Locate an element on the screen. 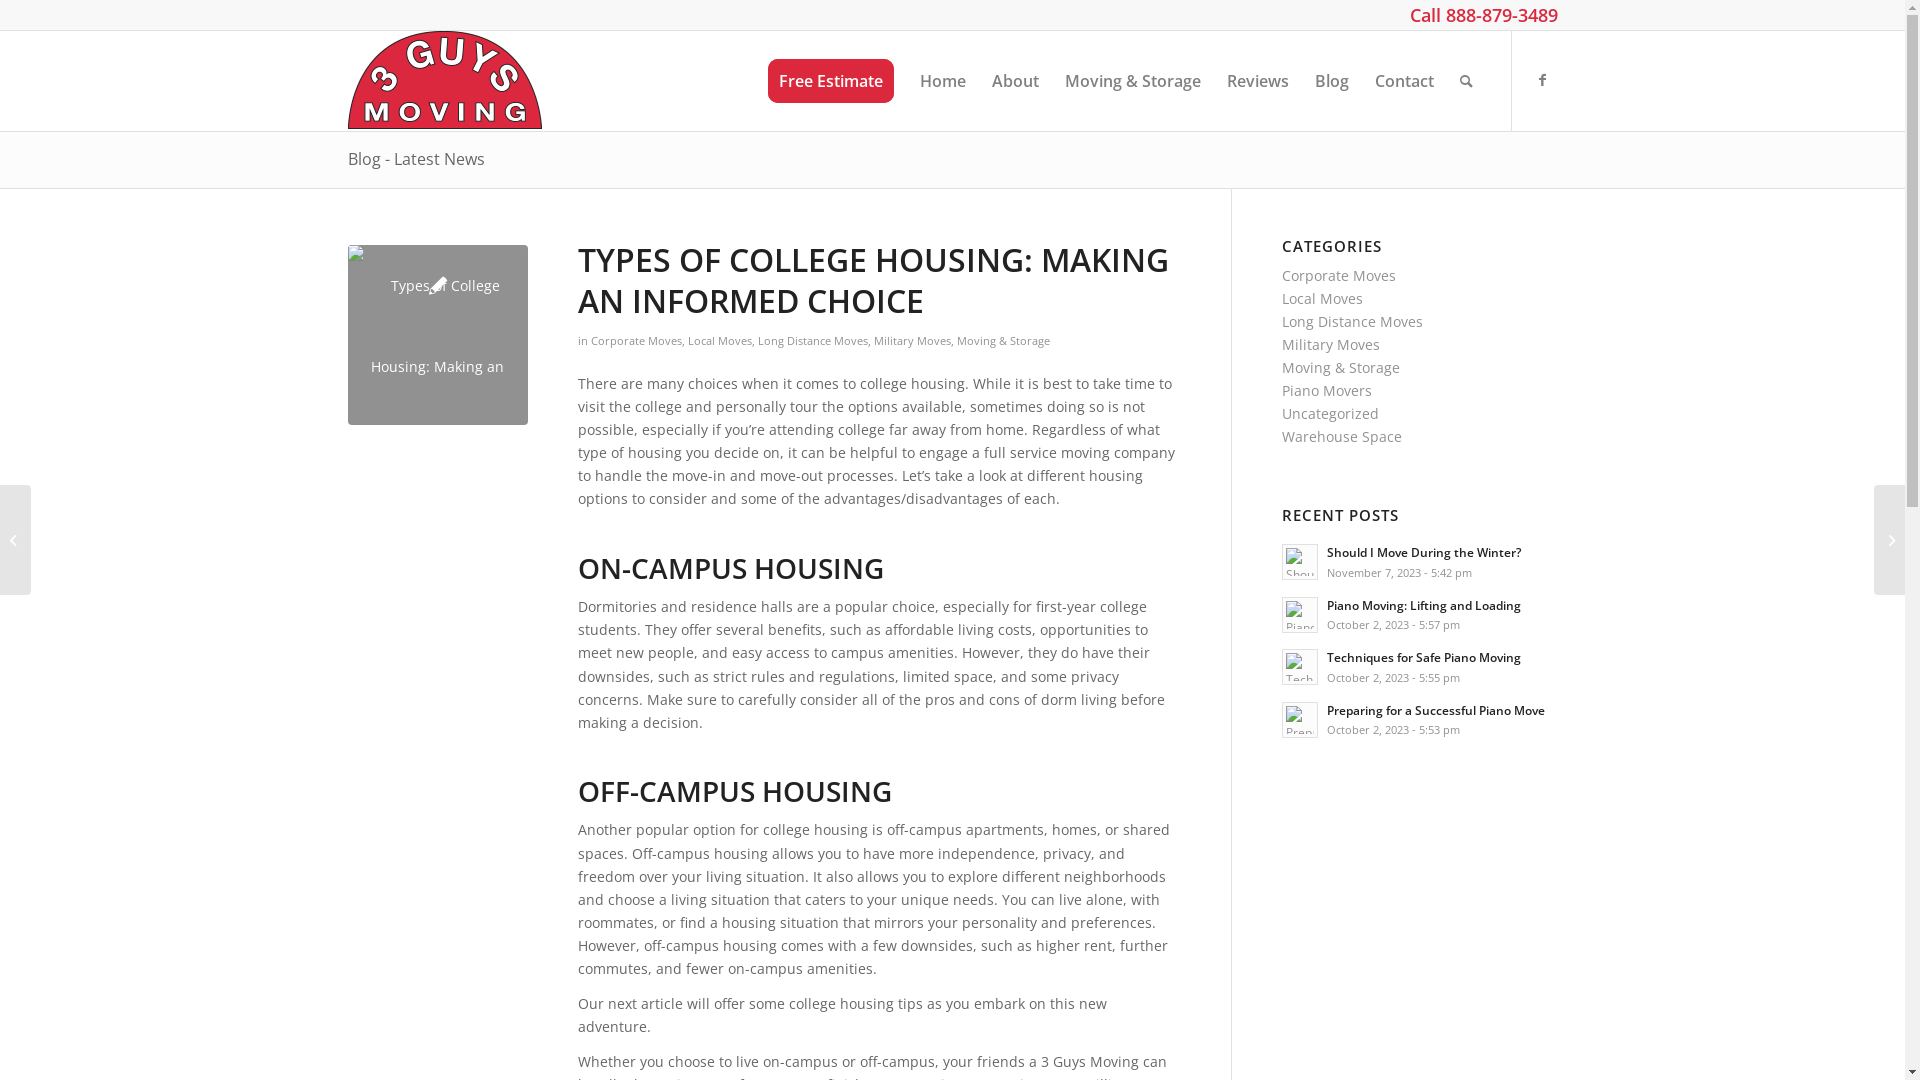  'Corporate Moves' is located at coordinates (1339, 275).